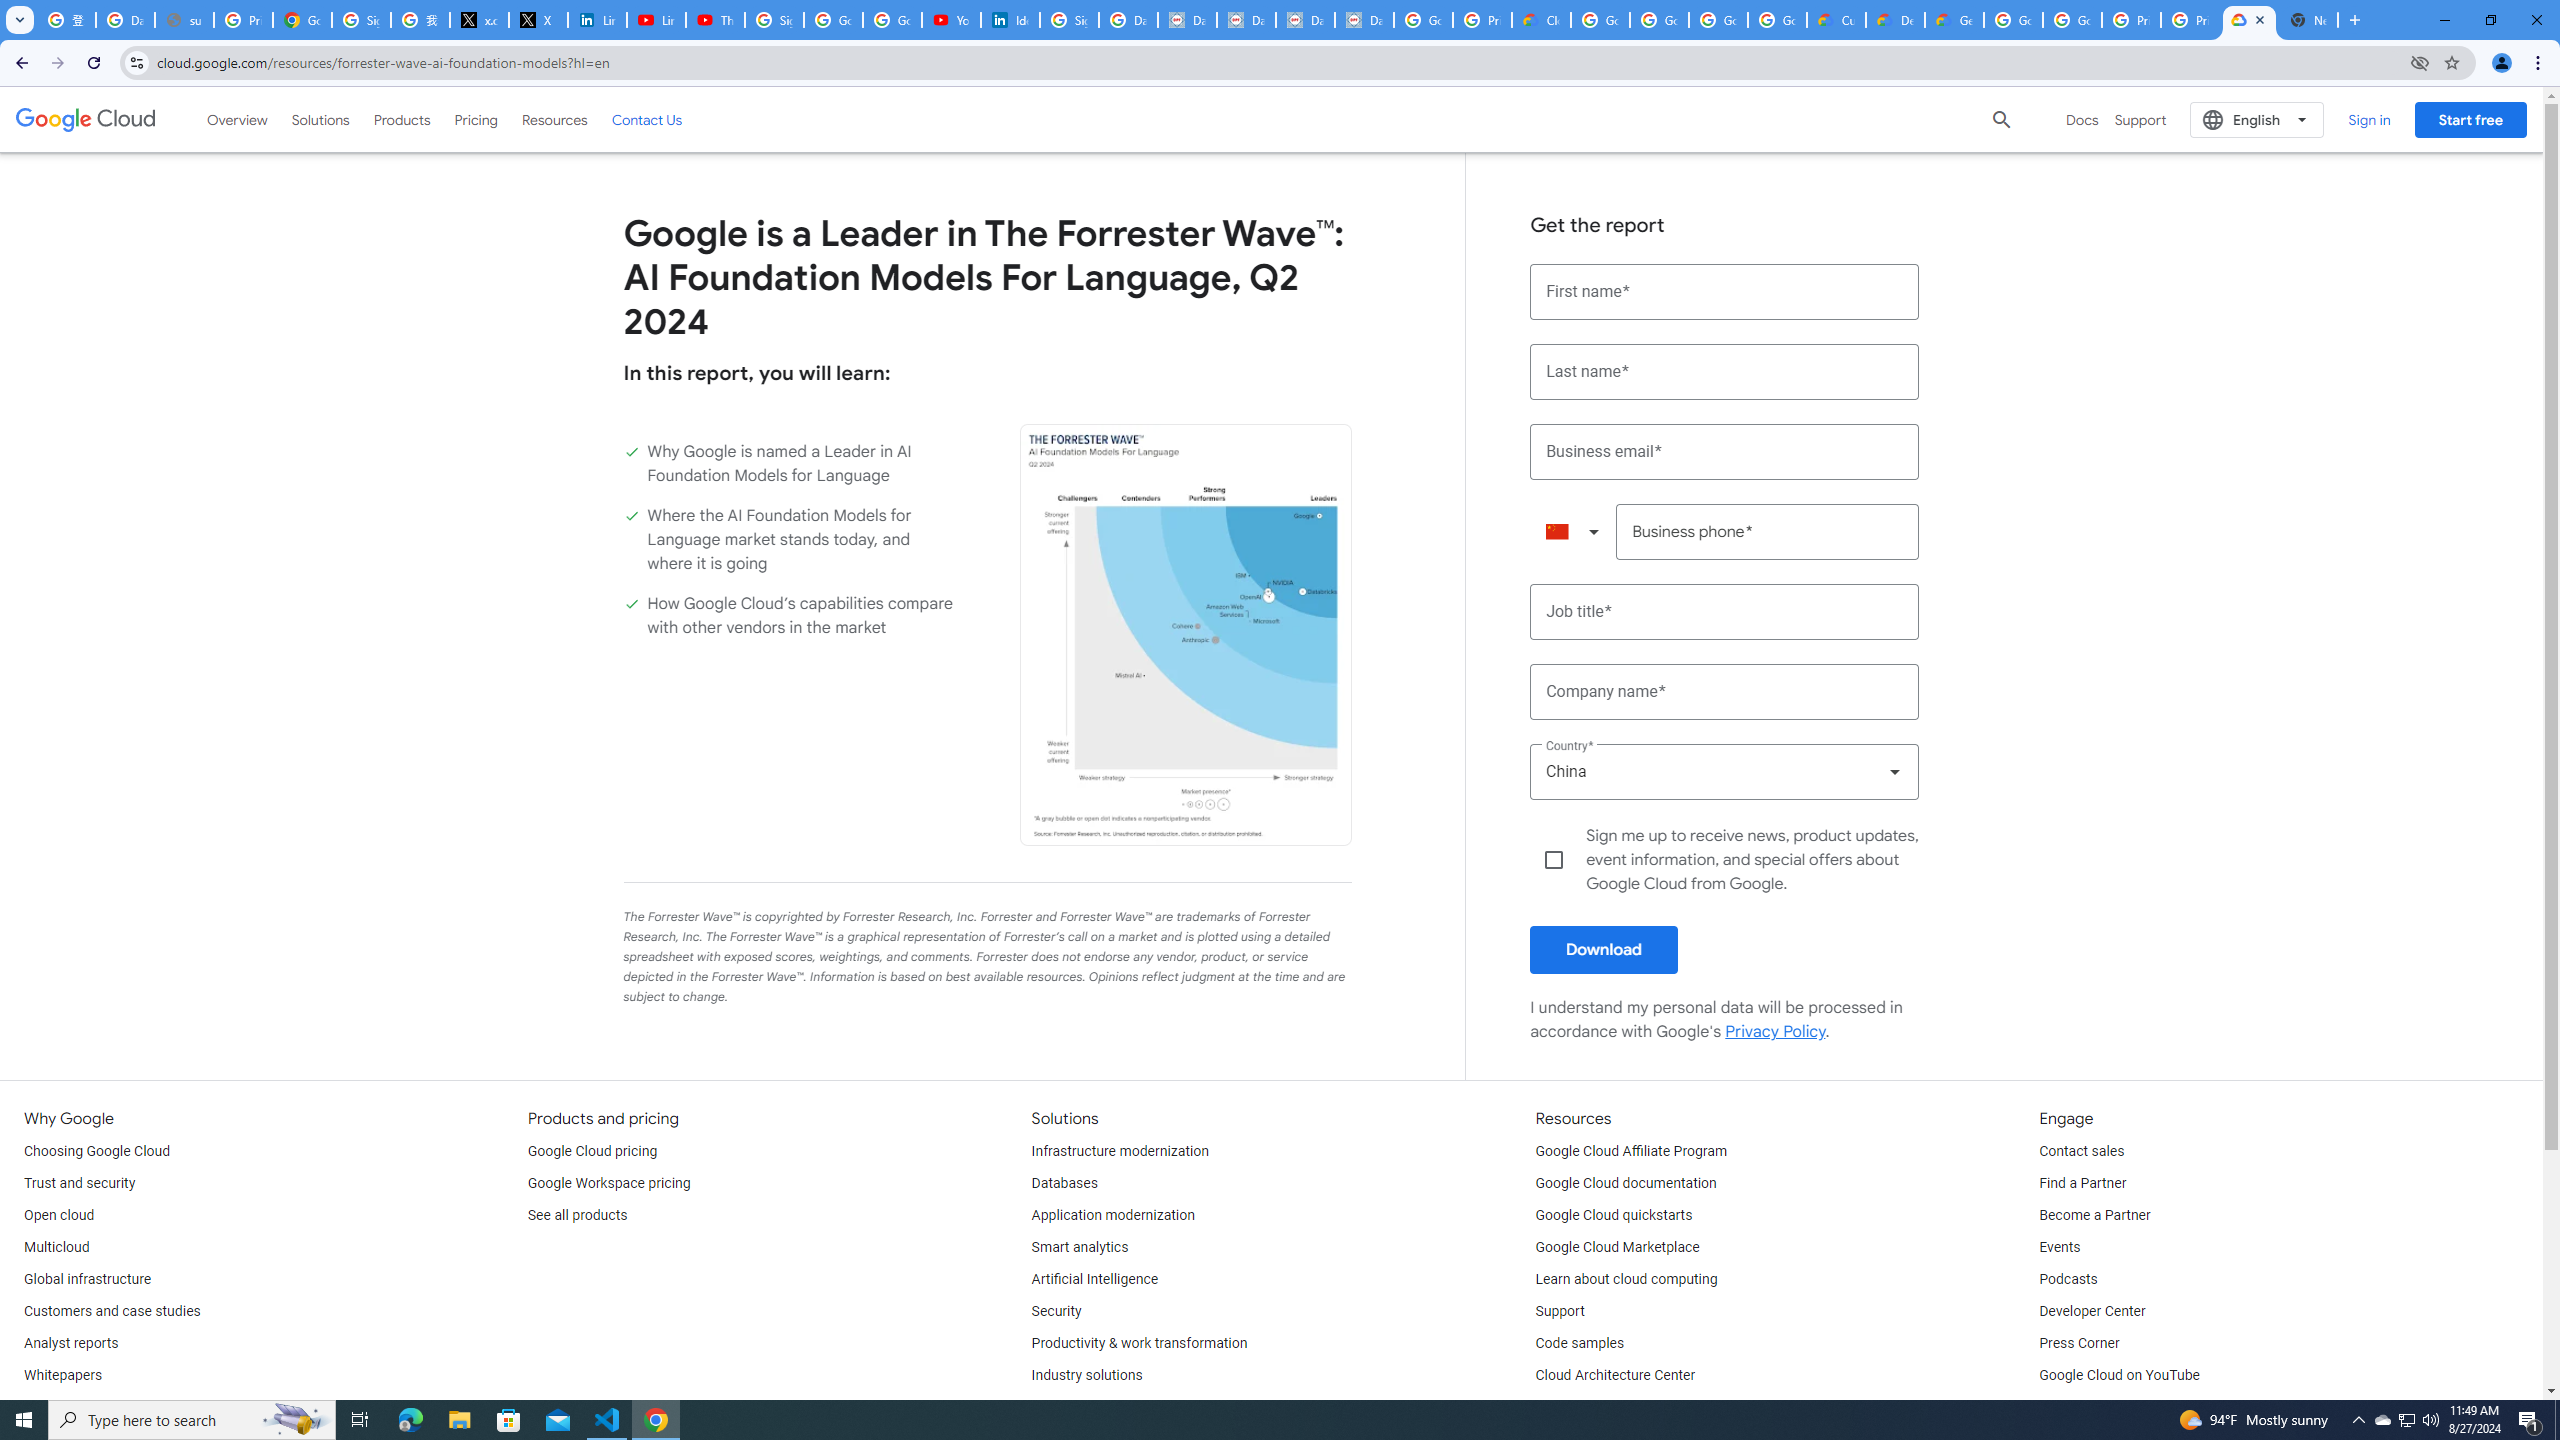 The height and width of the screenshot is (1440, 2560). What do you see at coordinates (655, 19) in the screenshot?
I see `'LinkedIn - YouTube'` at bounding box center [655, 19].